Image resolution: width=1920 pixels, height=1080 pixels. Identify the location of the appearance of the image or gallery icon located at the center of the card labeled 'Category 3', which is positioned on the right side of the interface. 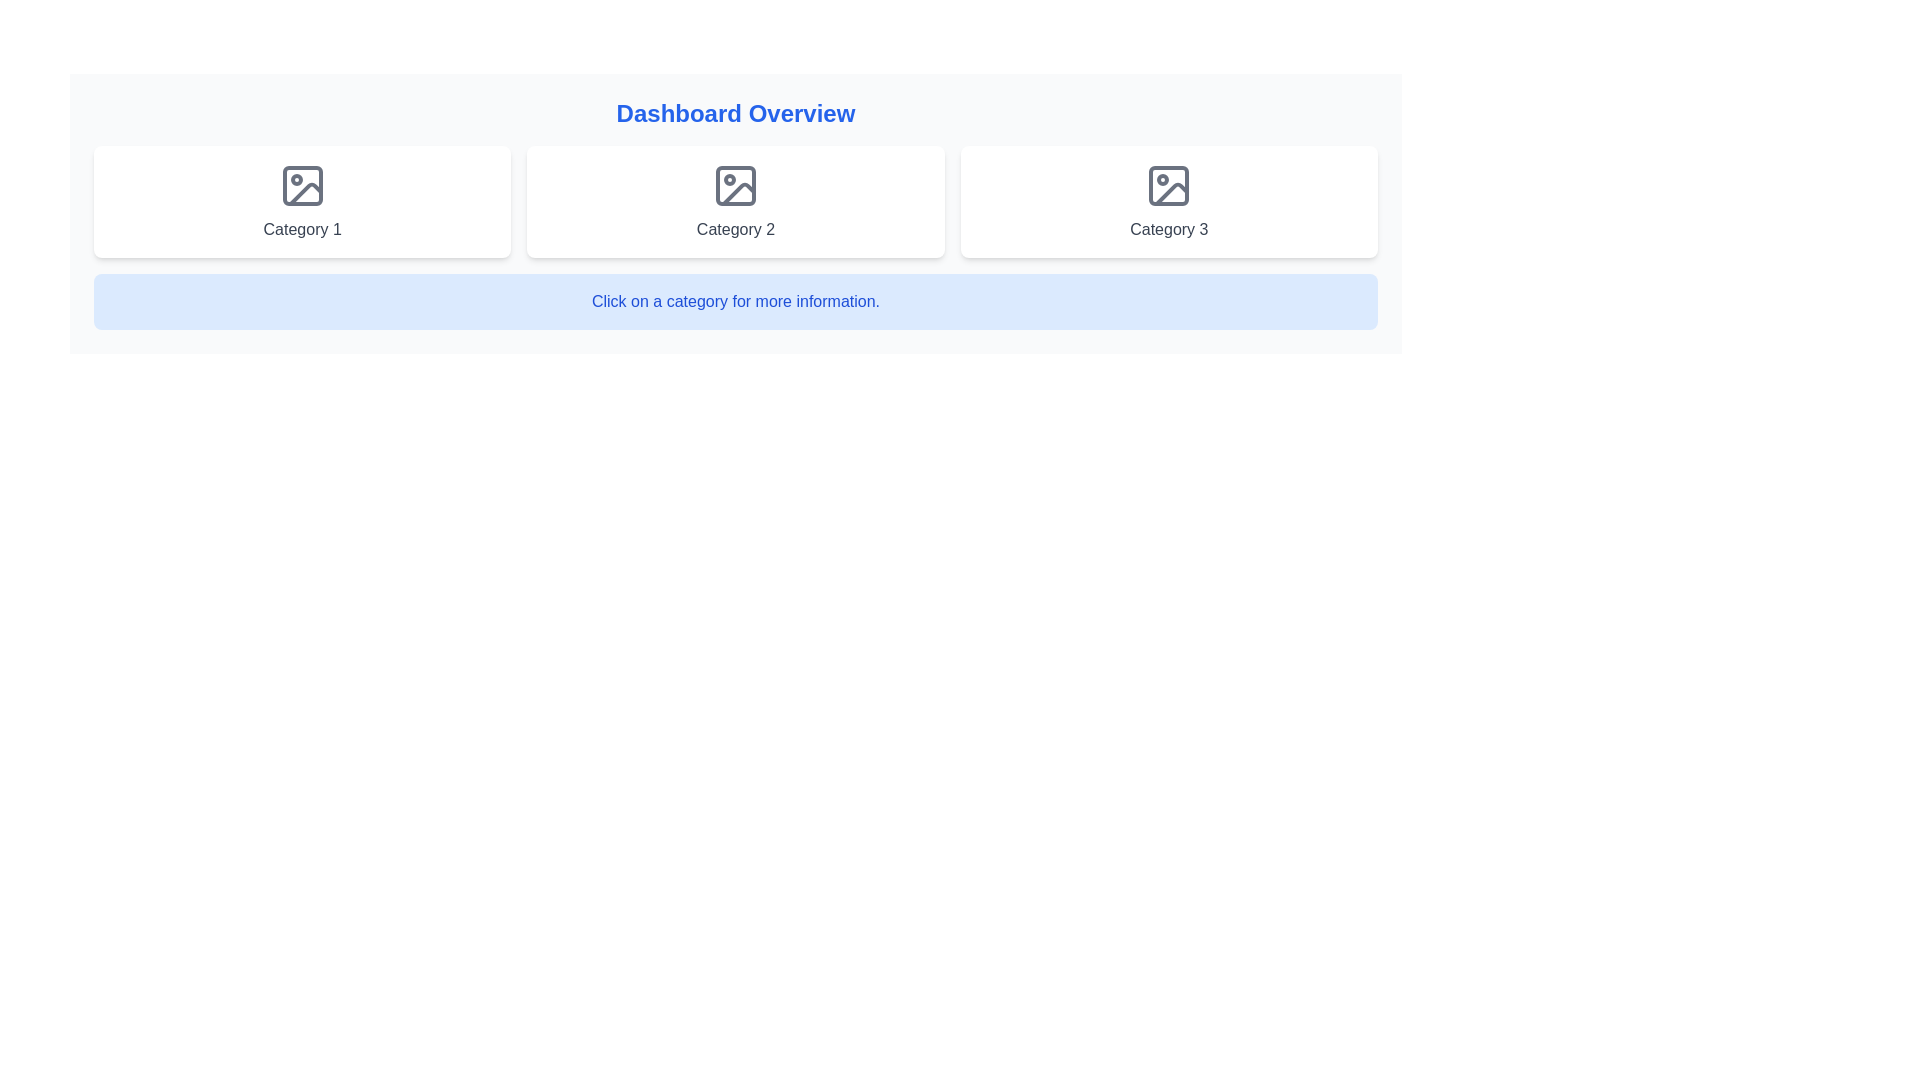
(1169, 185).